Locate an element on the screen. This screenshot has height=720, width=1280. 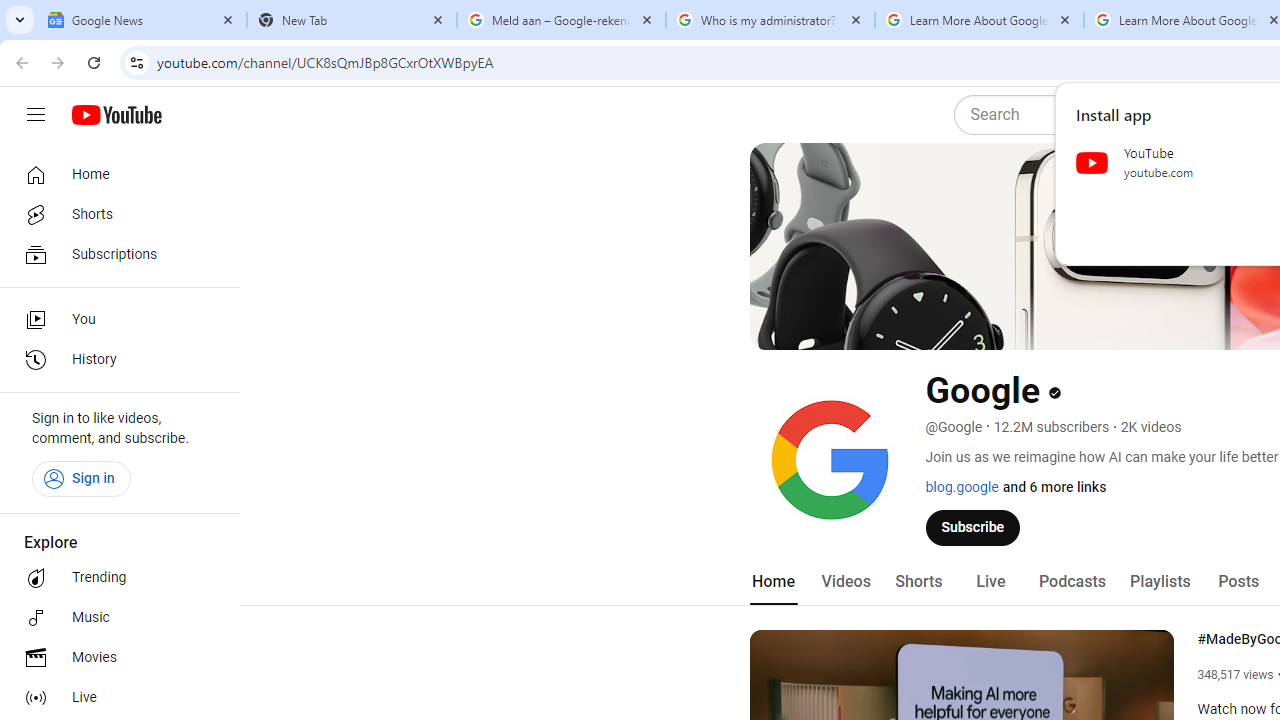
'Shorts' is located at coordinates (917, 581).